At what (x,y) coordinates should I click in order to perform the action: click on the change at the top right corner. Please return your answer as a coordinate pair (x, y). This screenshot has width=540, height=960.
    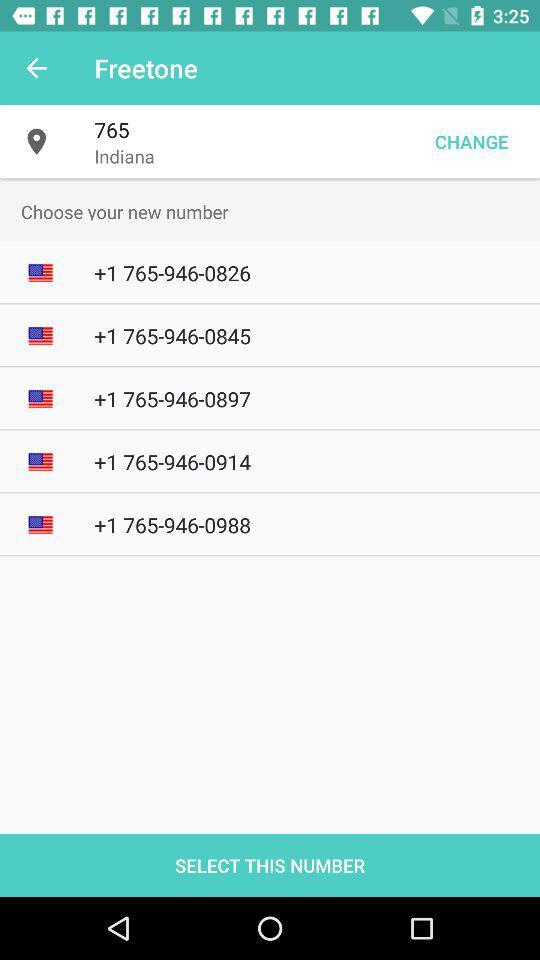
    Looking at the image, I should click on (471, 140).